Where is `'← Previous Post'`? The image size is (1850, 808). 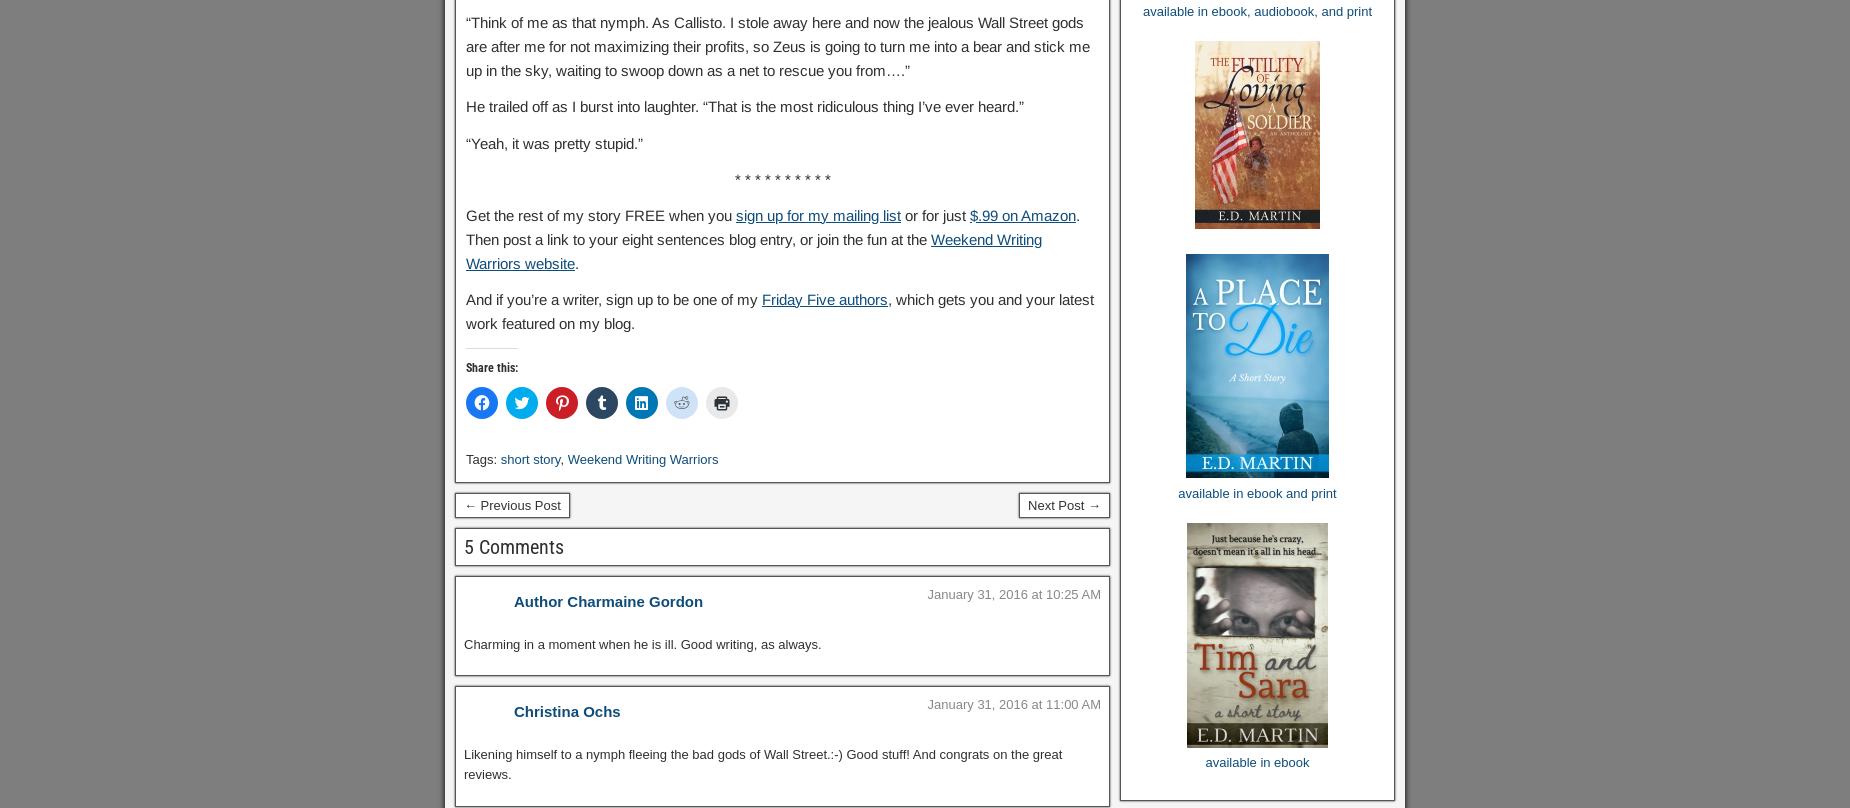
'← Previous Post' is located at coordinates (512, 504).